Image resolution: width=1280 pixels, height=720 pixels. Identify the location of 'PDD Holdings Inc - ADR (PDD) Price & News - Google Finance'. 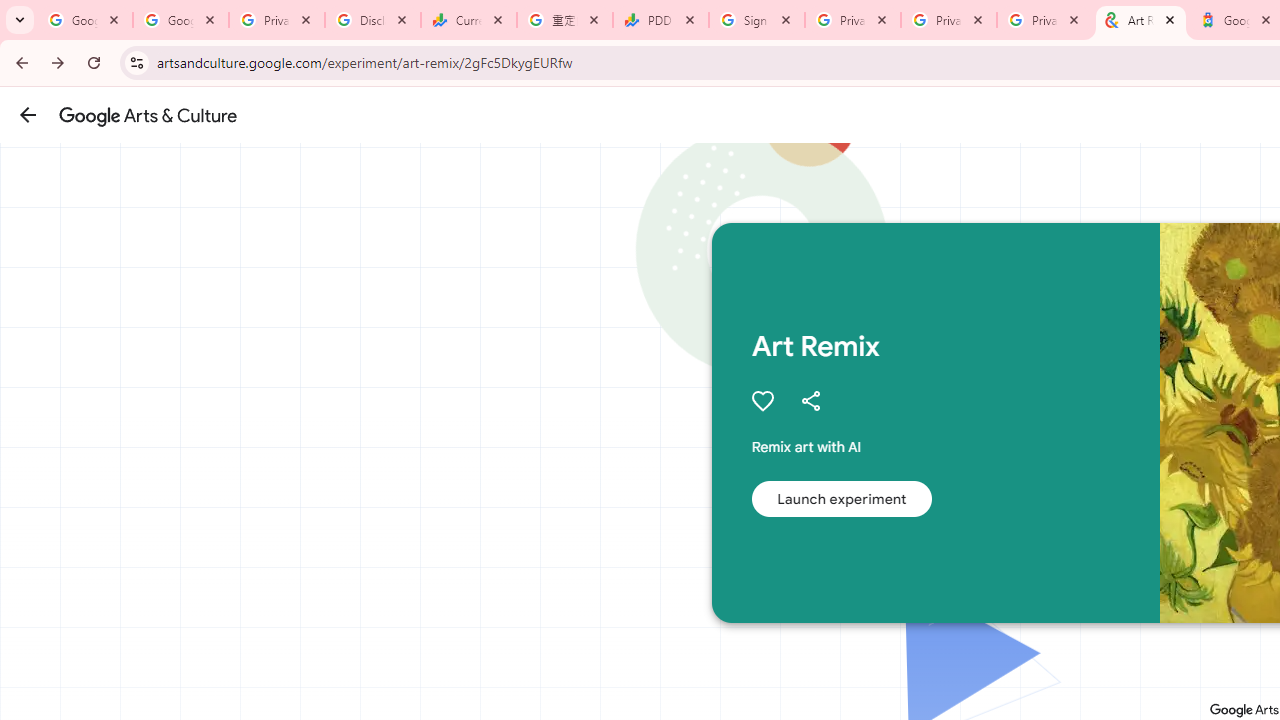
(661, 20).